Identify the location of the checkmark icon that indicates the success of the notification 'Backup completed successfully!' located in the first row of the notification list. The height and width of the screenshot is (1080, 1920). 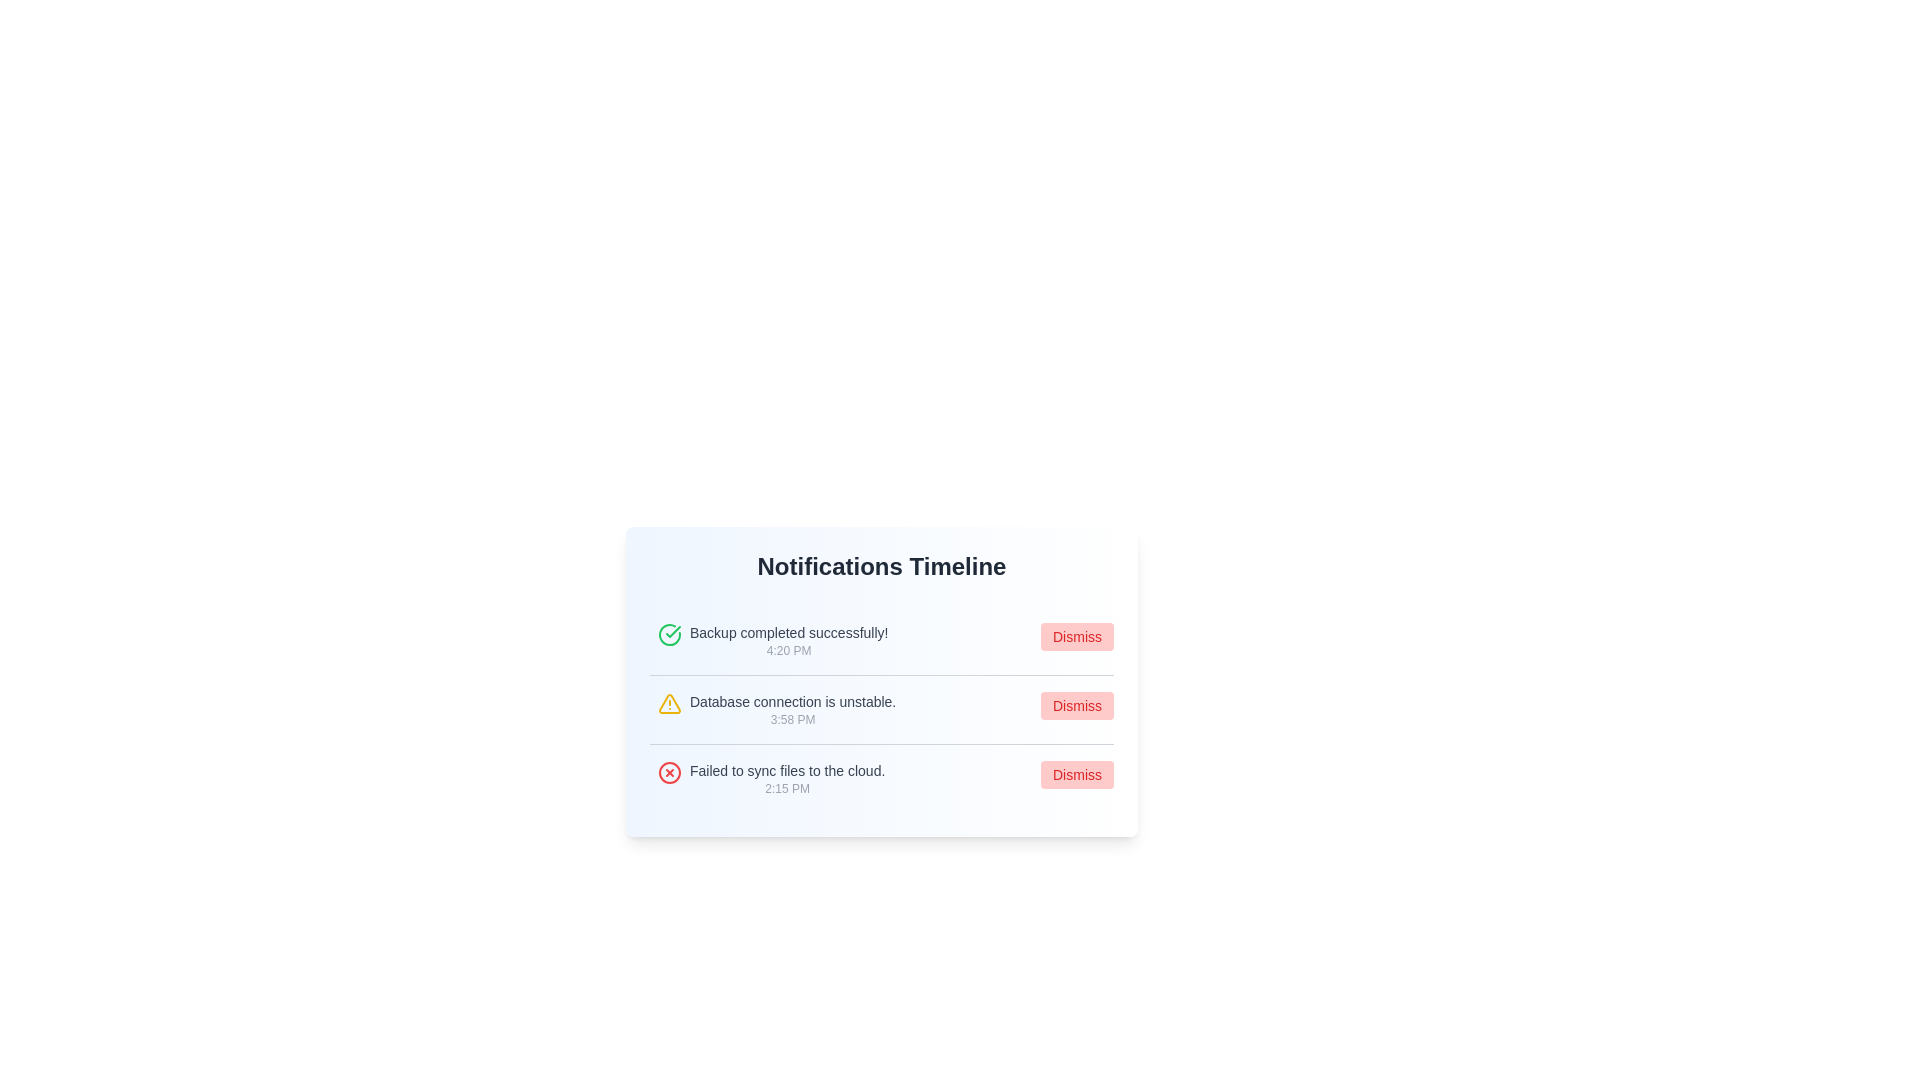
(673, 632).